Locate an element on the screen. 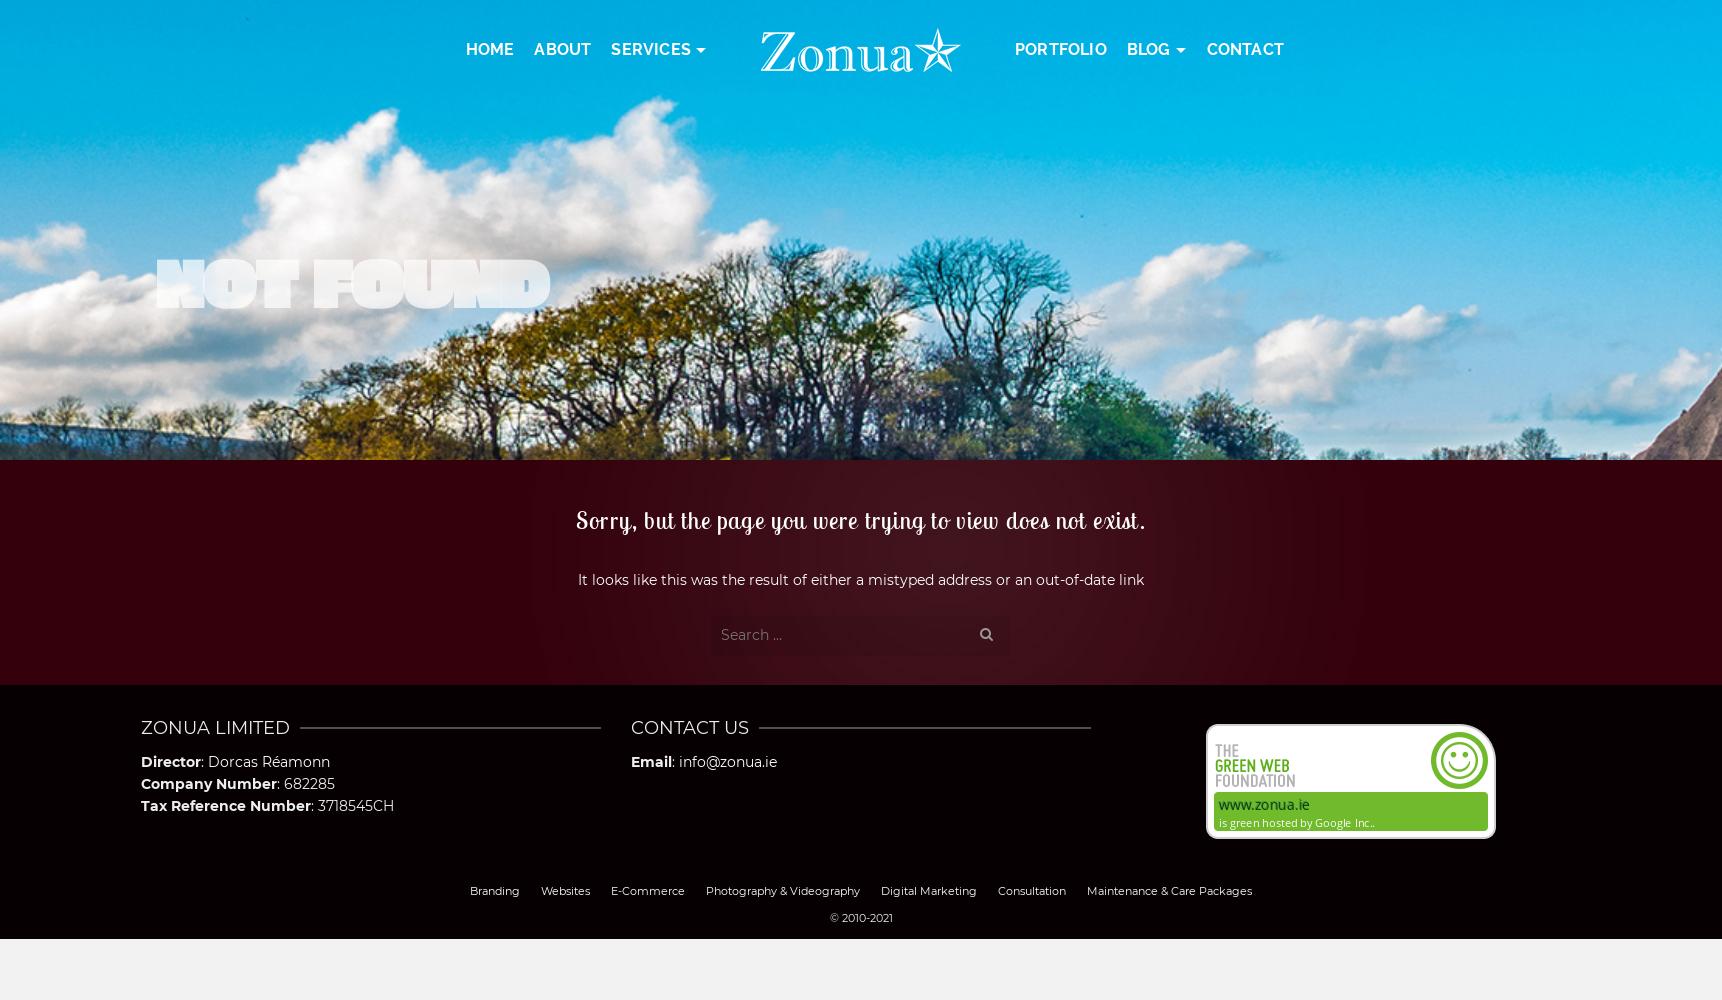 This screenshot has width=1722, height=1000. 'Director' is located at coordinates (170, 761).